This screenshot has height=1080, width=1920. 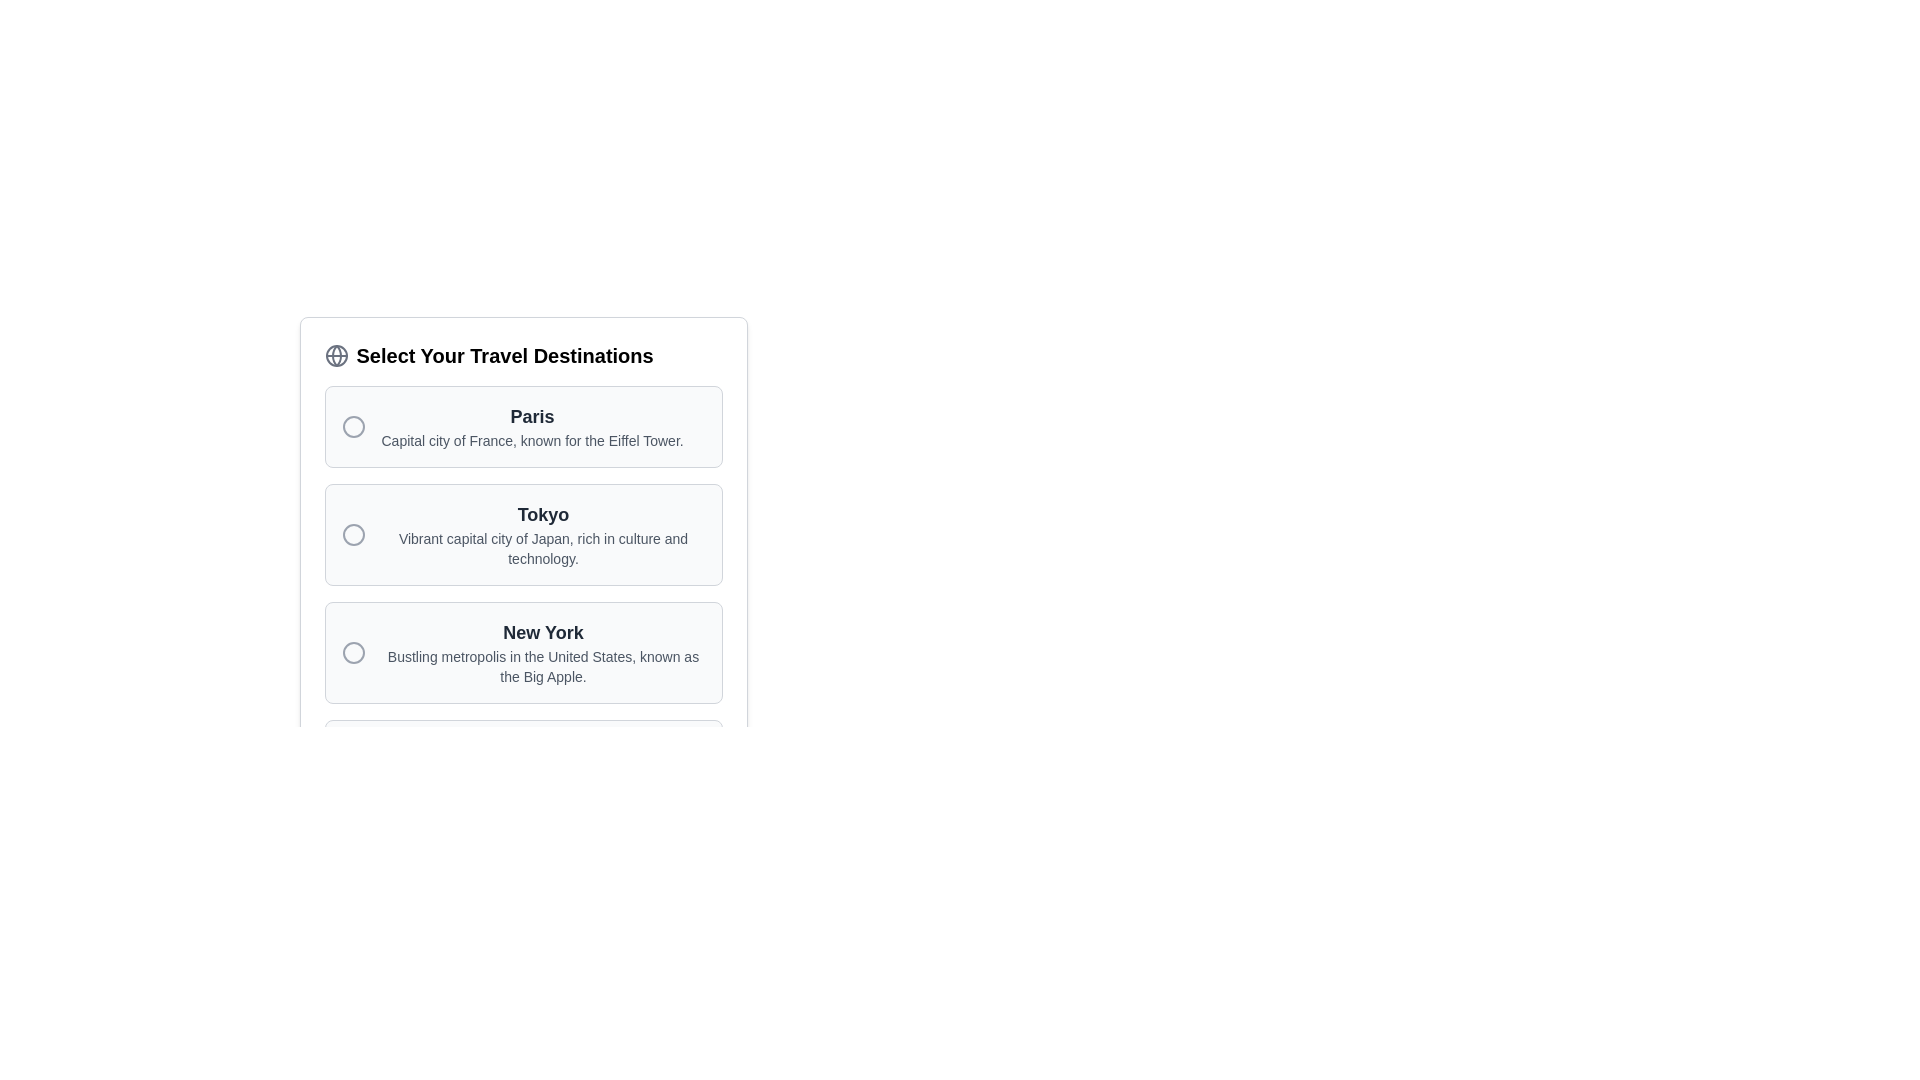 What do you see at coordinates (532, 439) in the screenshot?
I see `the text element that describes 'Capital city of France, known for the Eiffel Tower', which is located beneath the title 'Paris' in the first selection card of travel destinations` at bounding box center [532, 439].